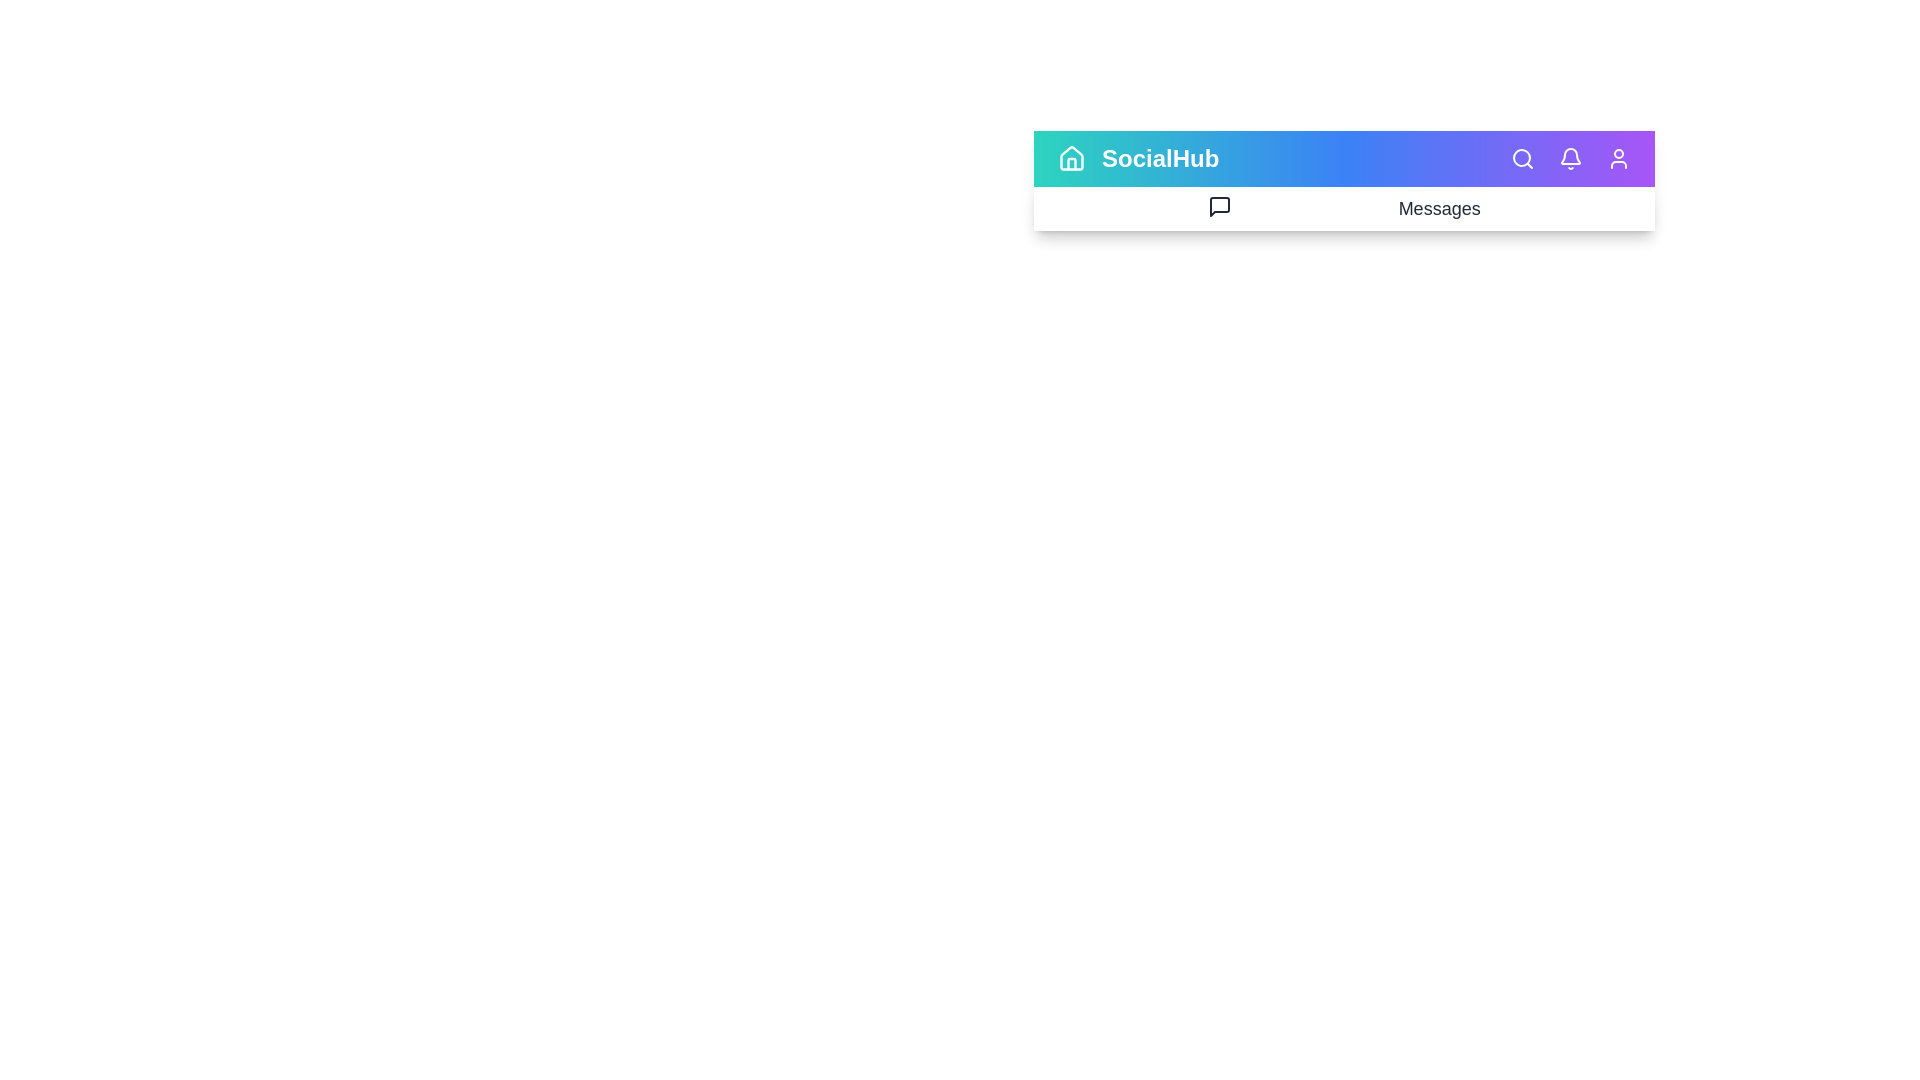 Image resolution: width=1920 pixels, height=1080 pixels. I want to click on the 'Messages' text to select it, so click(1438, 208).